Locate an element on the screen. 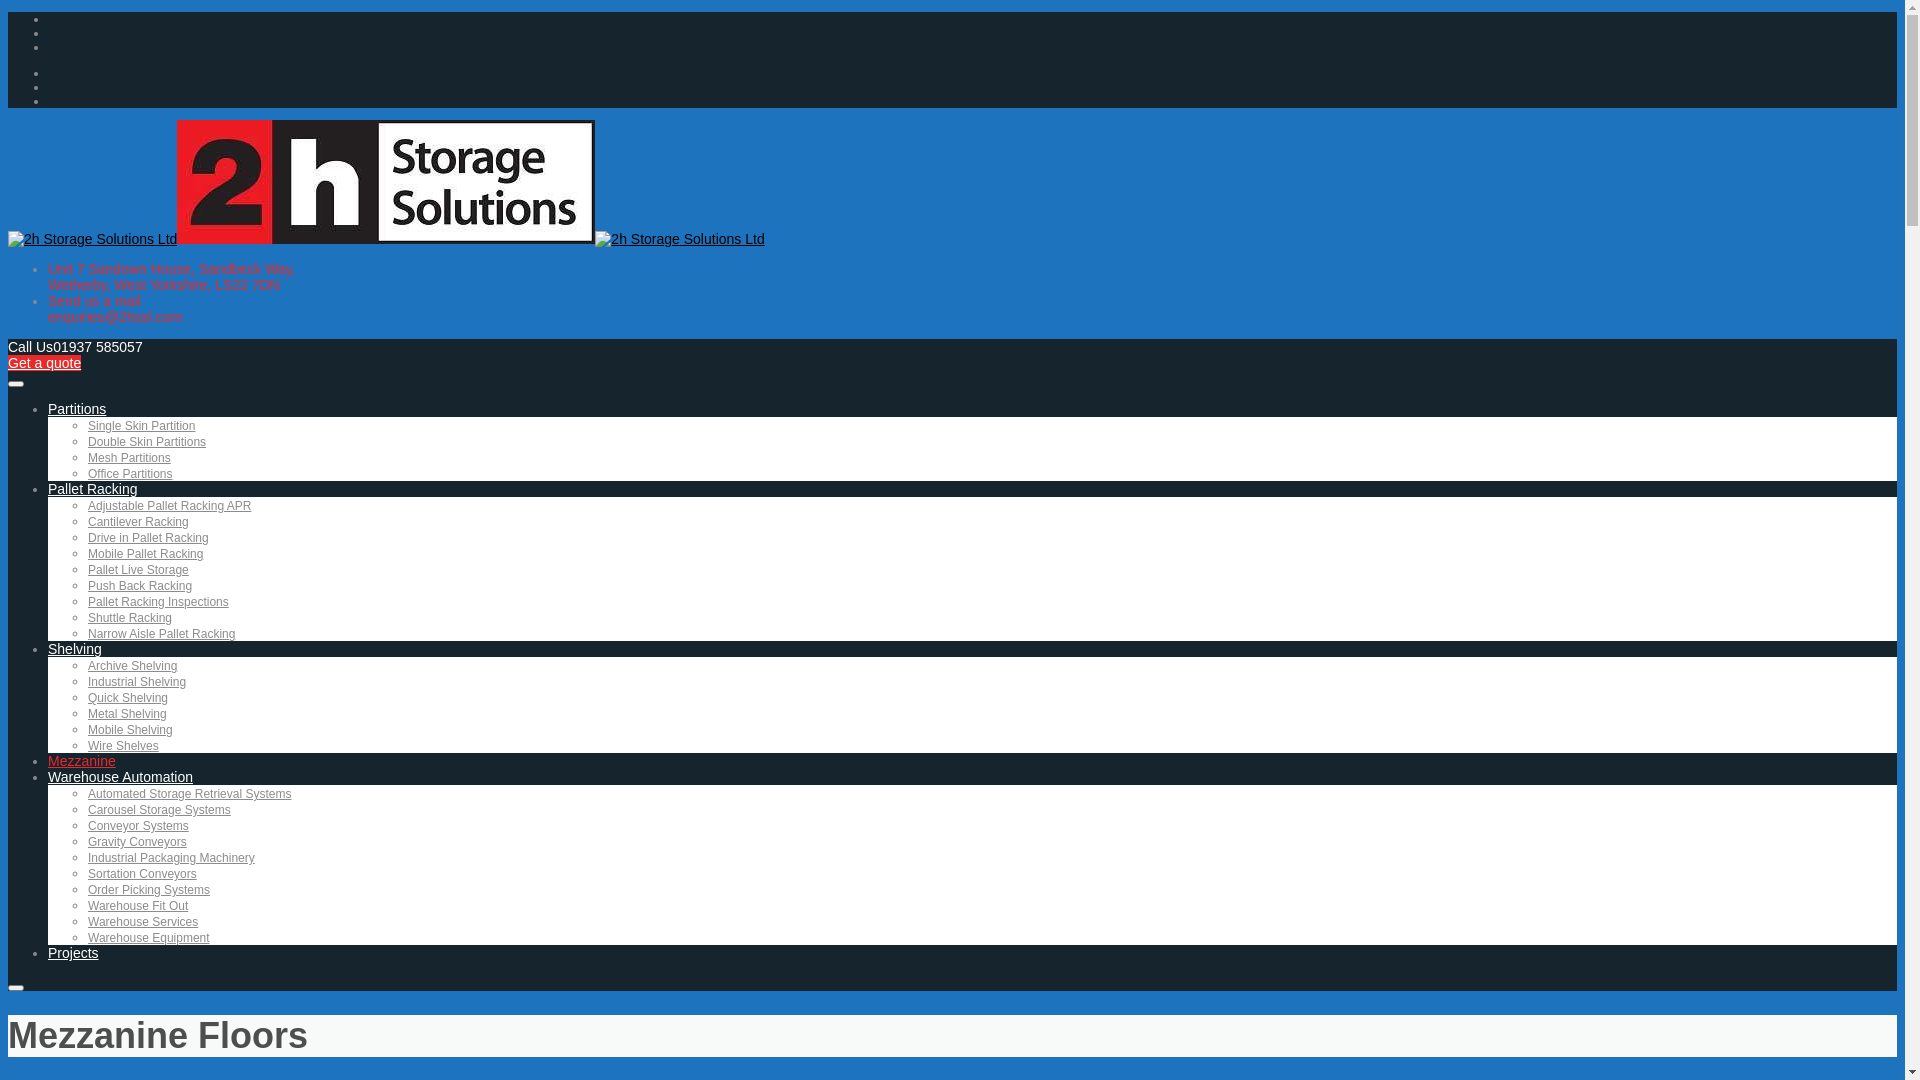 This screenshot has width=1920, height=1080. 'Order Picking Systems' is located at coordinates (86, 889).